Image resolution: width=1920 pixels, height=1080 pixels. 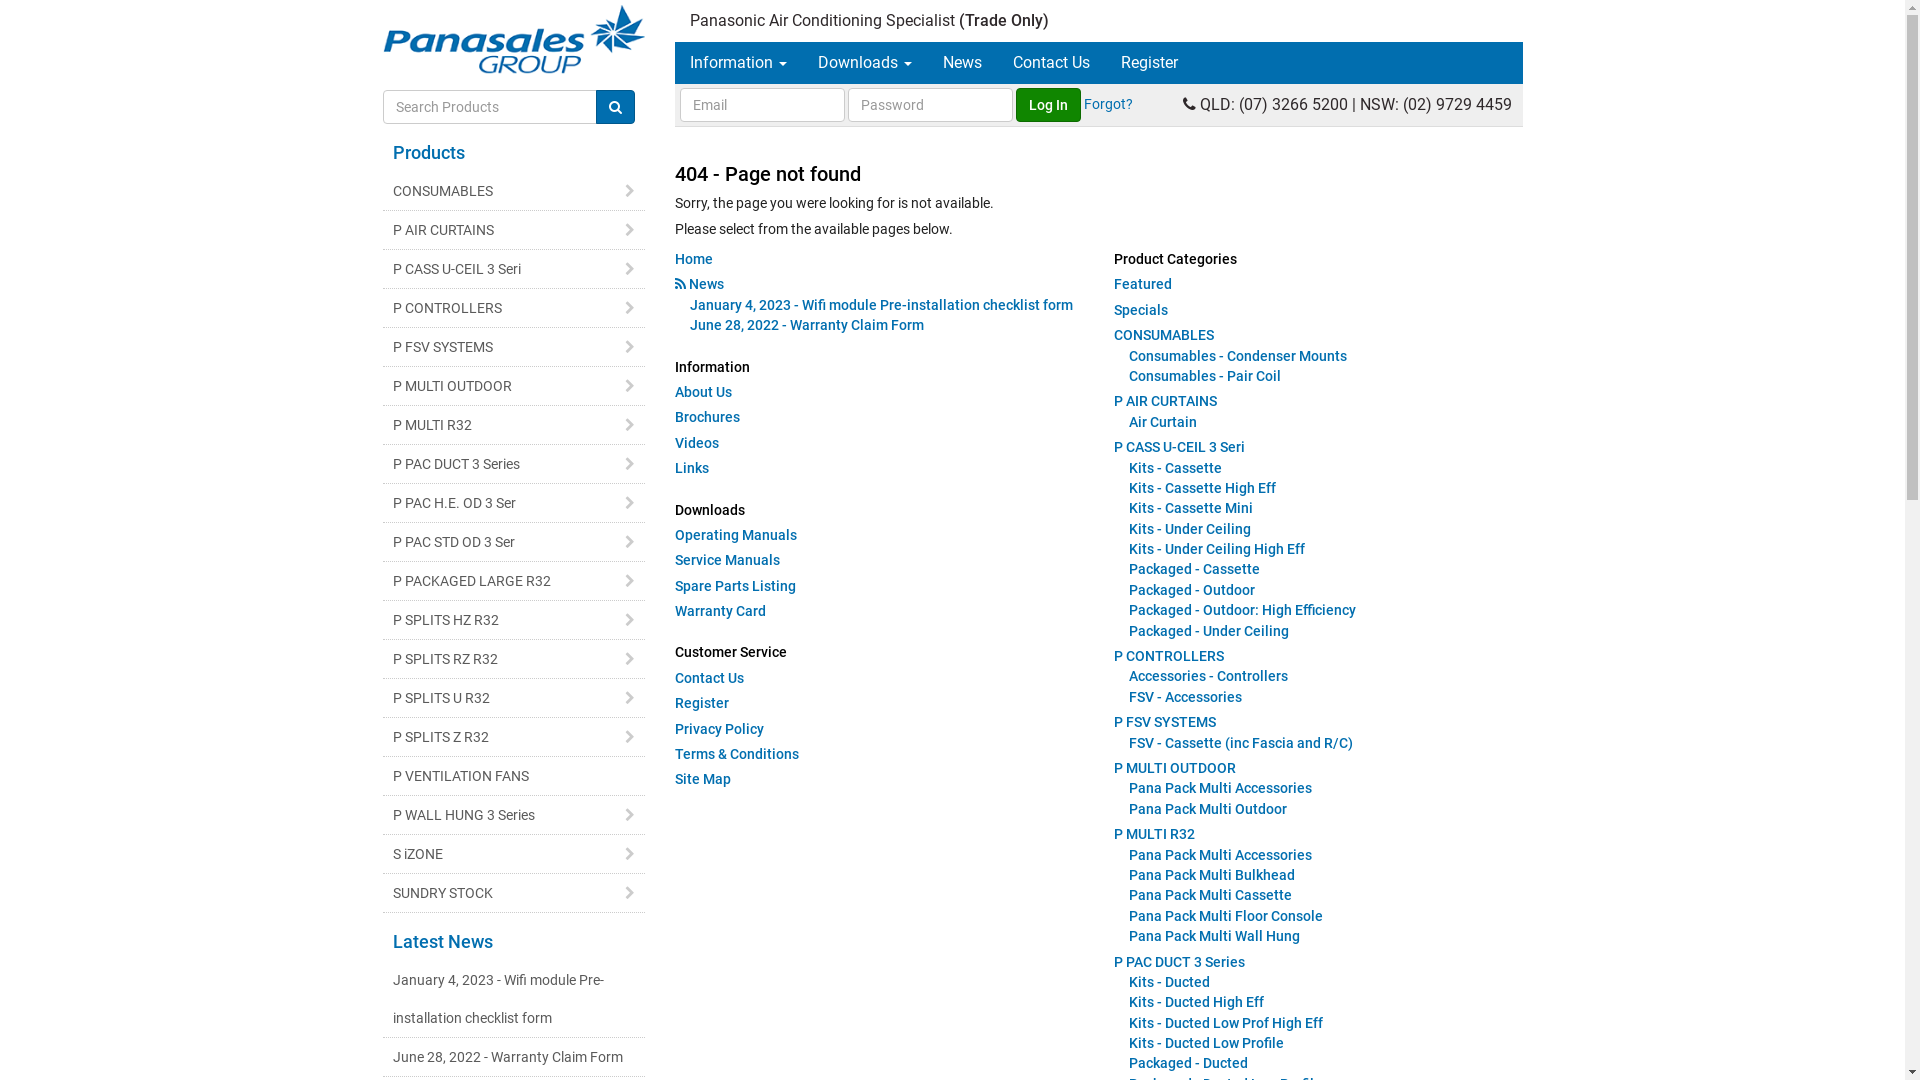 I want to click on 'Spare Parts Listing', so click(x=734, y=585).